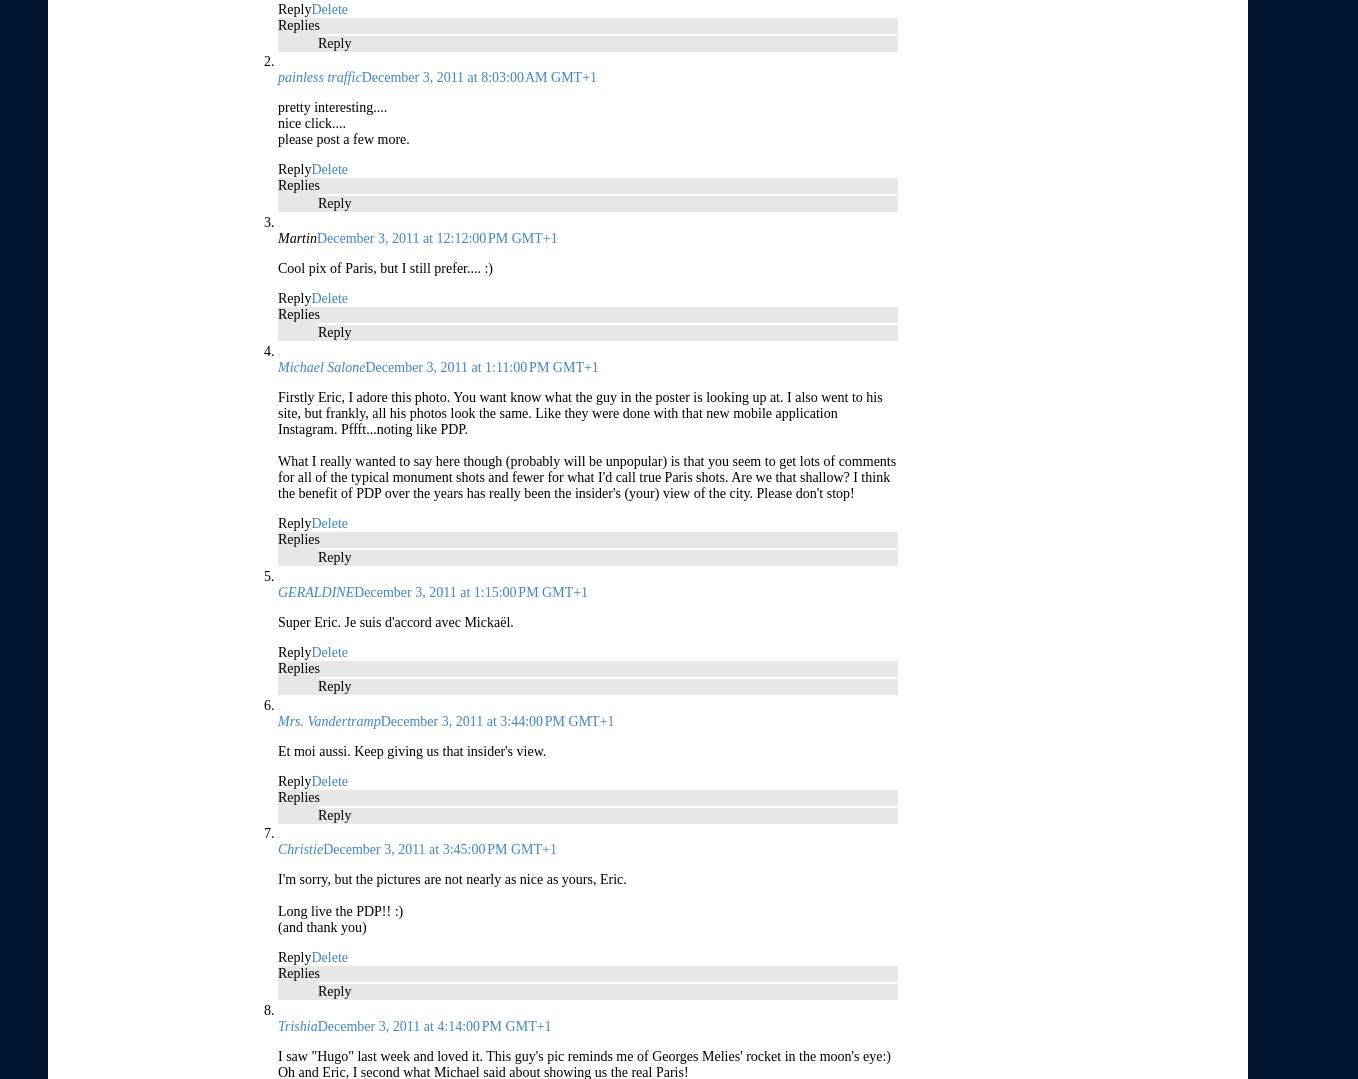 The height and width of the screenshot is (1079, 1358). Describe the element at coordinates (394, 621) in the screenshot. I see `'Super Eric. Je suis d'accord avec Mickaël.'` at that location.